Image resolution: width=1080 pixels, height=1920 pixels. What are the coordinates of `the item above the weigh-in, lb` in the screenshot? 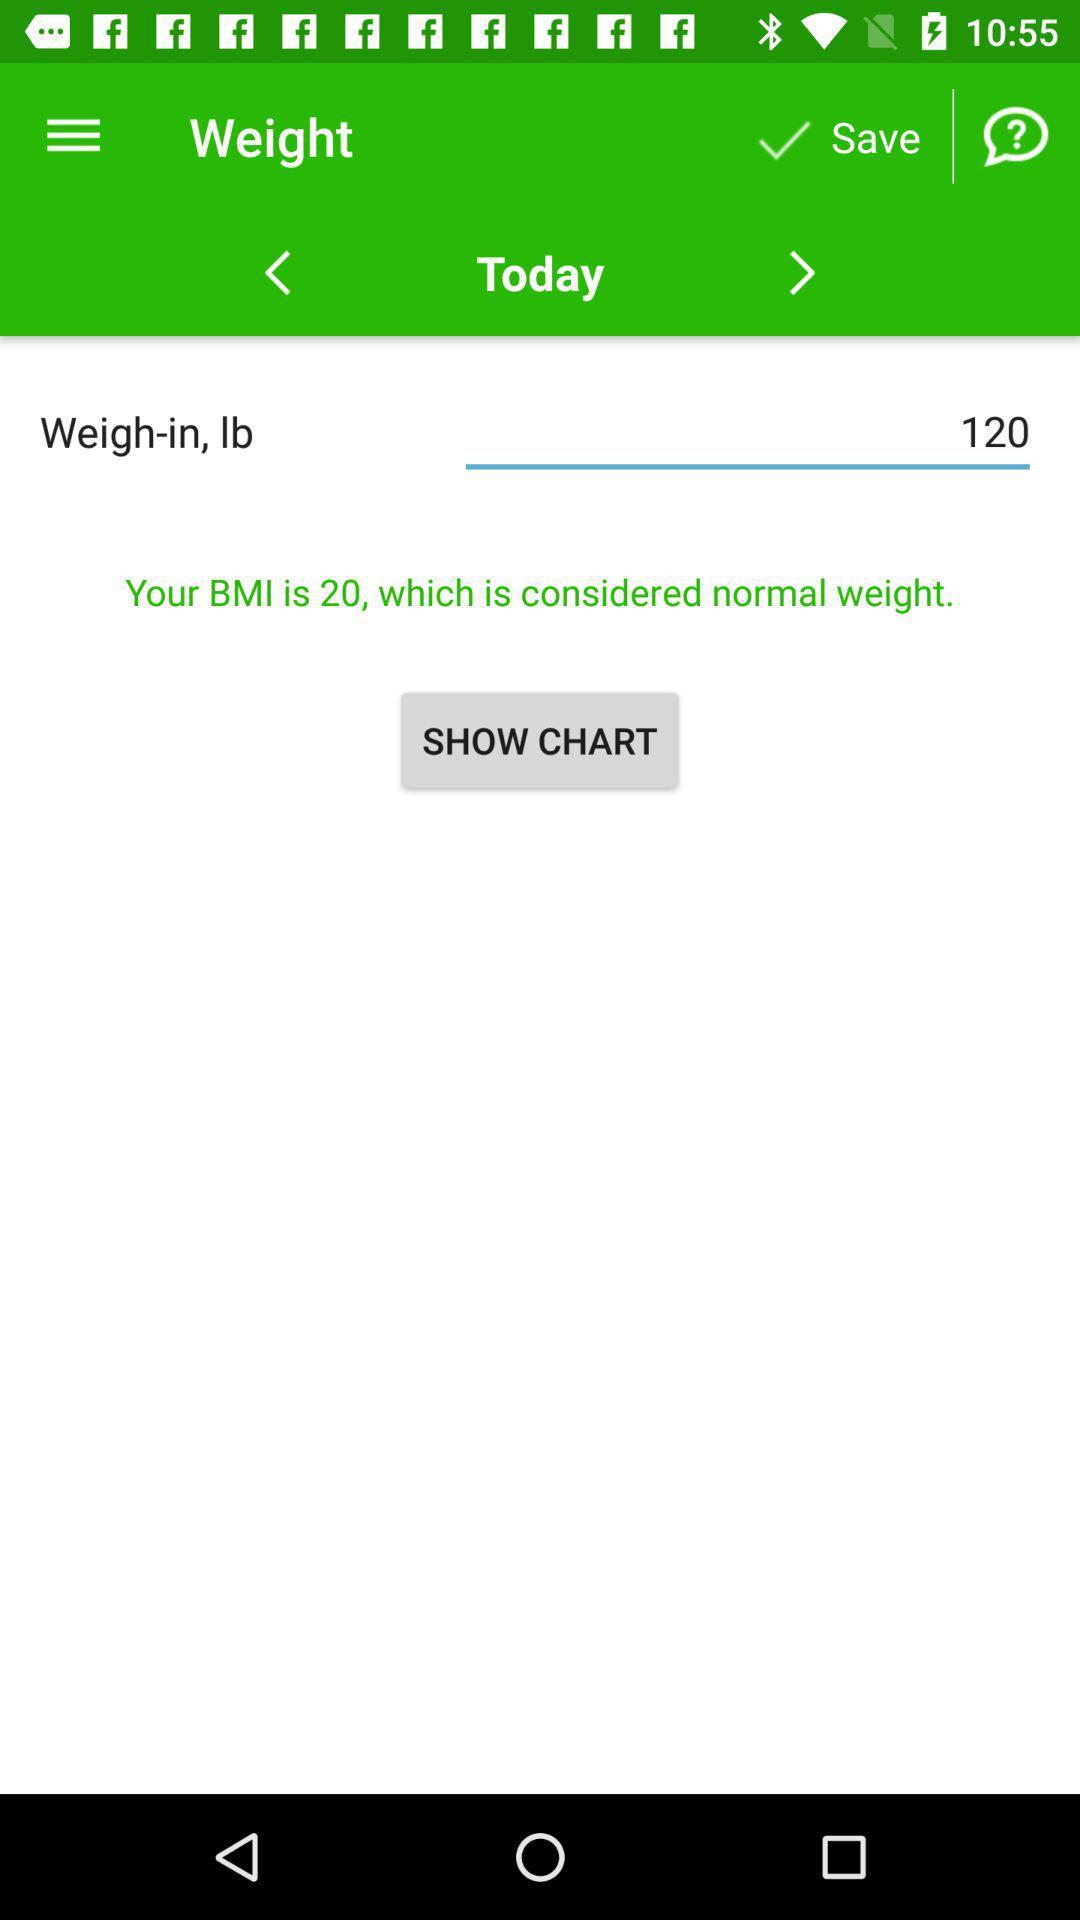 It's located at (72, 135).